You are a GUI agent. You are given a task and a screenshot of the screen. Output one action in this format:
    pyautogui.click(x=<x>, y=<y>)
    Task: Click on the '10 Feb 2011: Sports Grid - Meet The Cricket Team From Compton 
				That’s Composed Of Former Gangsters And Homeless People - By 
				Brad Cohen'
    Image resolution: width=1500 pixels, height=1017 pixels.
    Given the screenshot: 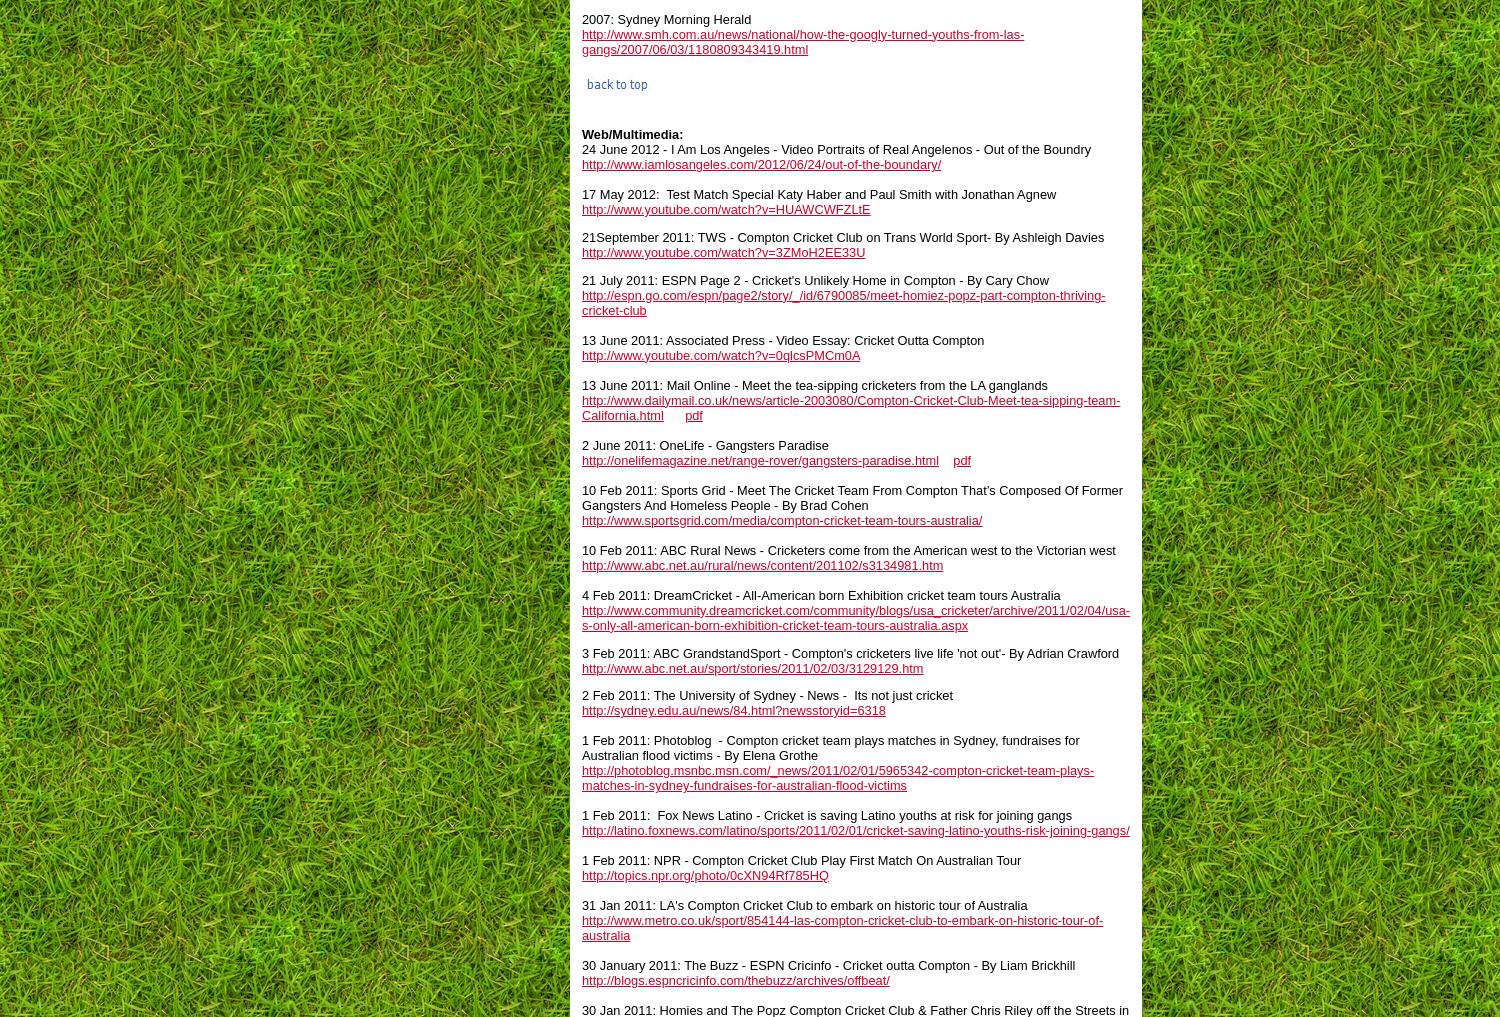 What is the action you would take?
    pyautogui.click(x=851, y=496)
    